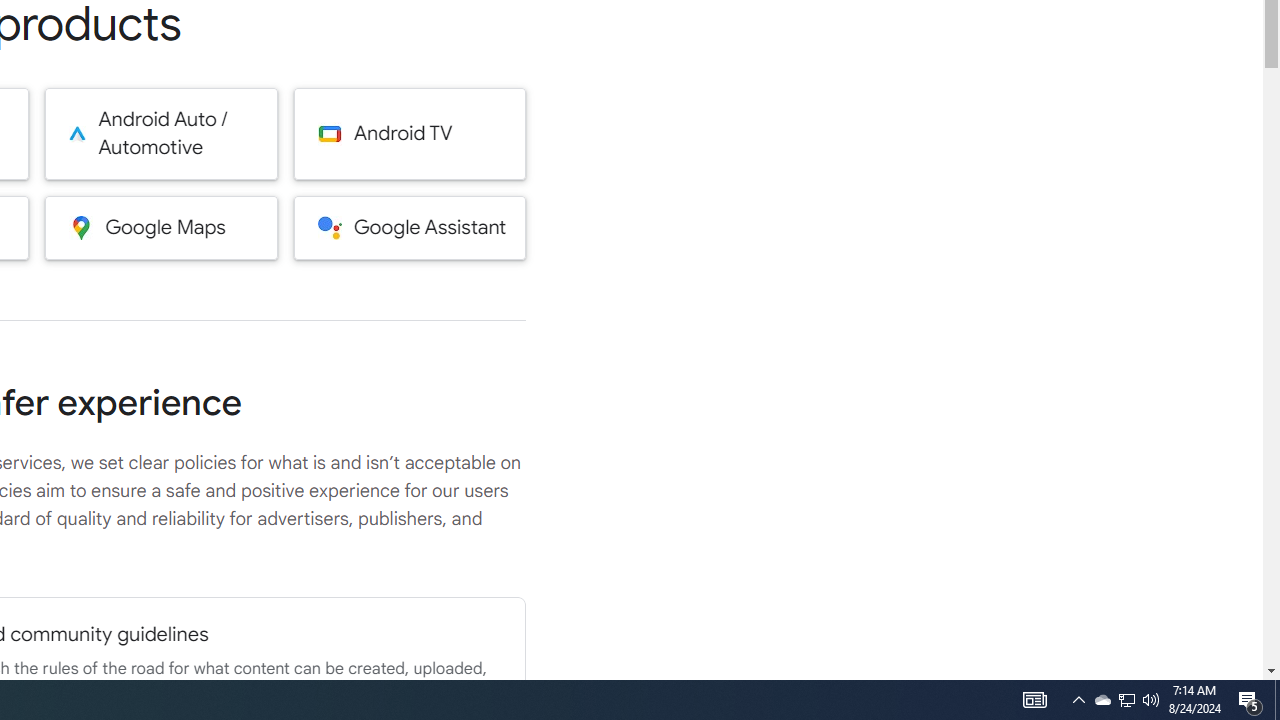 The width and height of the screenshot is (1280, 720). Describe the element at coordinates (409, 133) in the screenshot. I see `'Android TV'` at that location.